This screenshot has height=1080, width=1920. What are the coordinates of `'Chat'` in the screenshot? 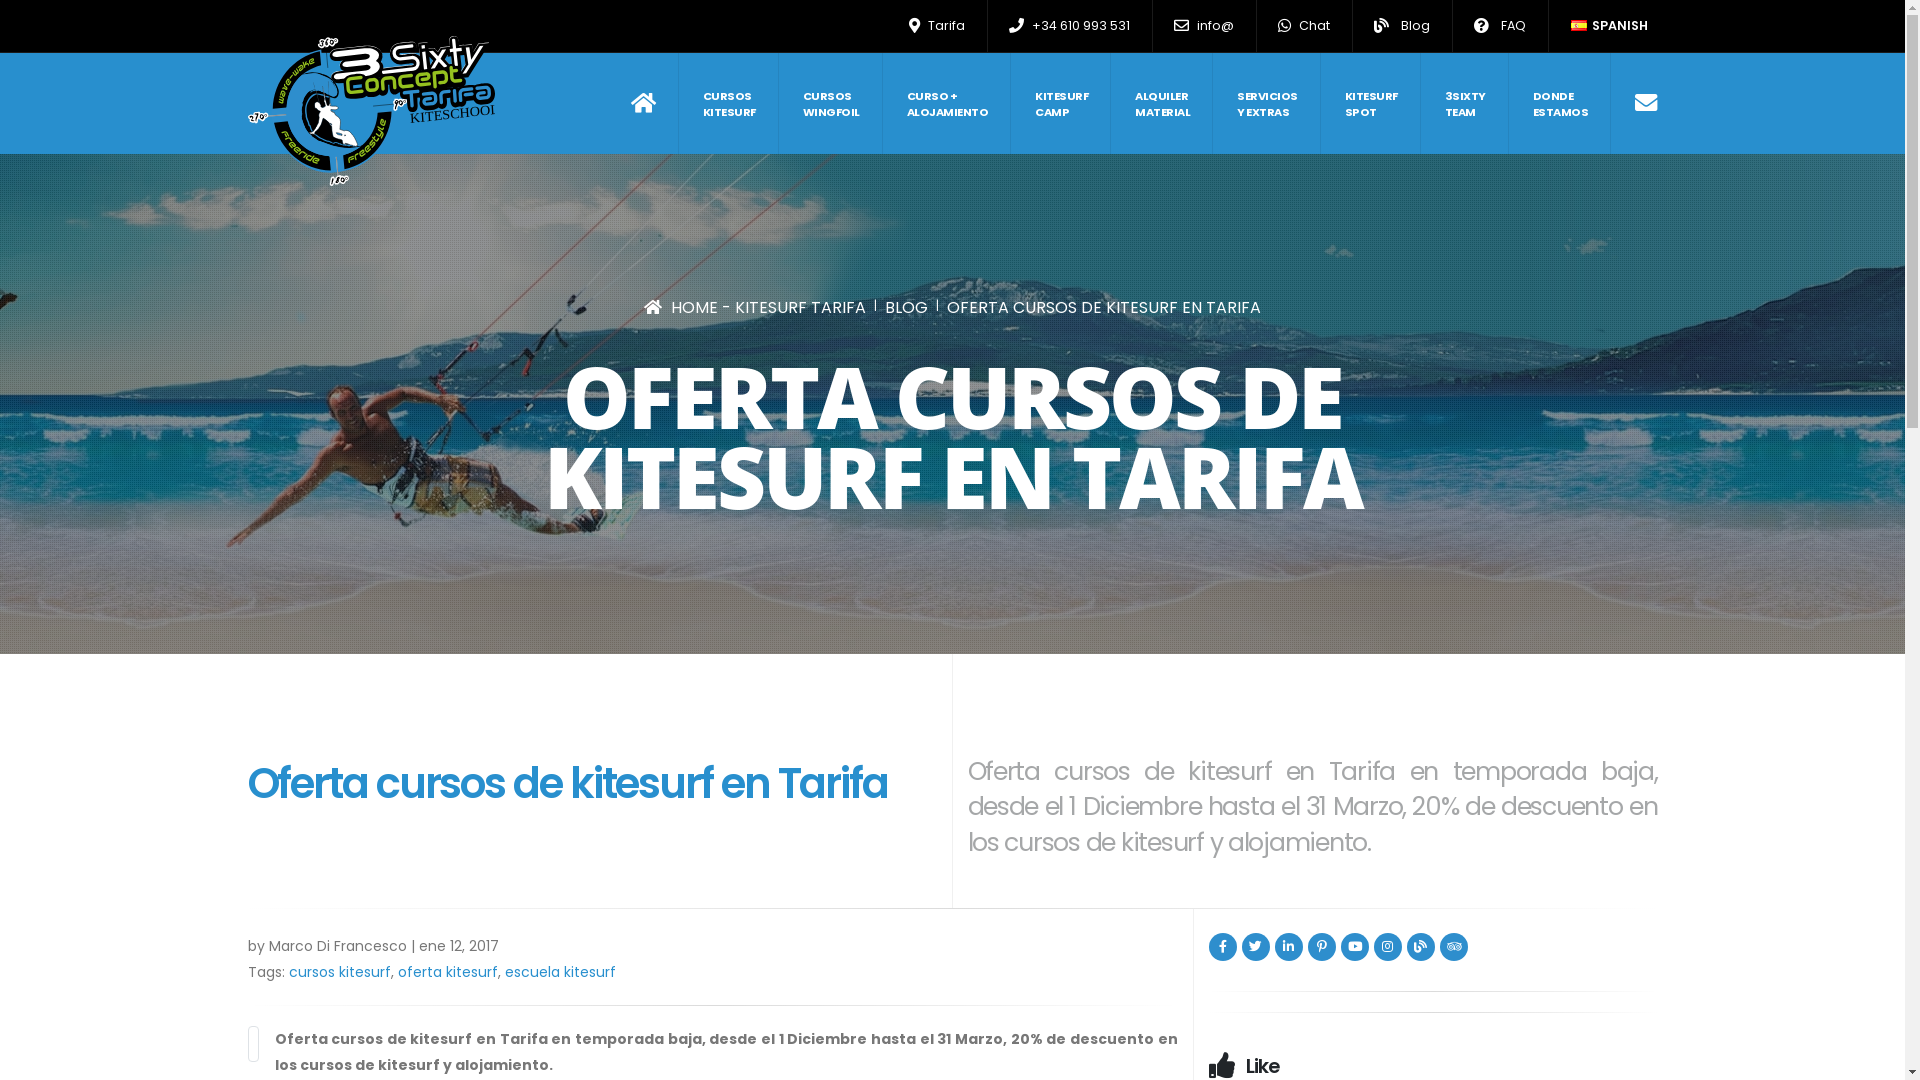 It's located at (1303, 26).